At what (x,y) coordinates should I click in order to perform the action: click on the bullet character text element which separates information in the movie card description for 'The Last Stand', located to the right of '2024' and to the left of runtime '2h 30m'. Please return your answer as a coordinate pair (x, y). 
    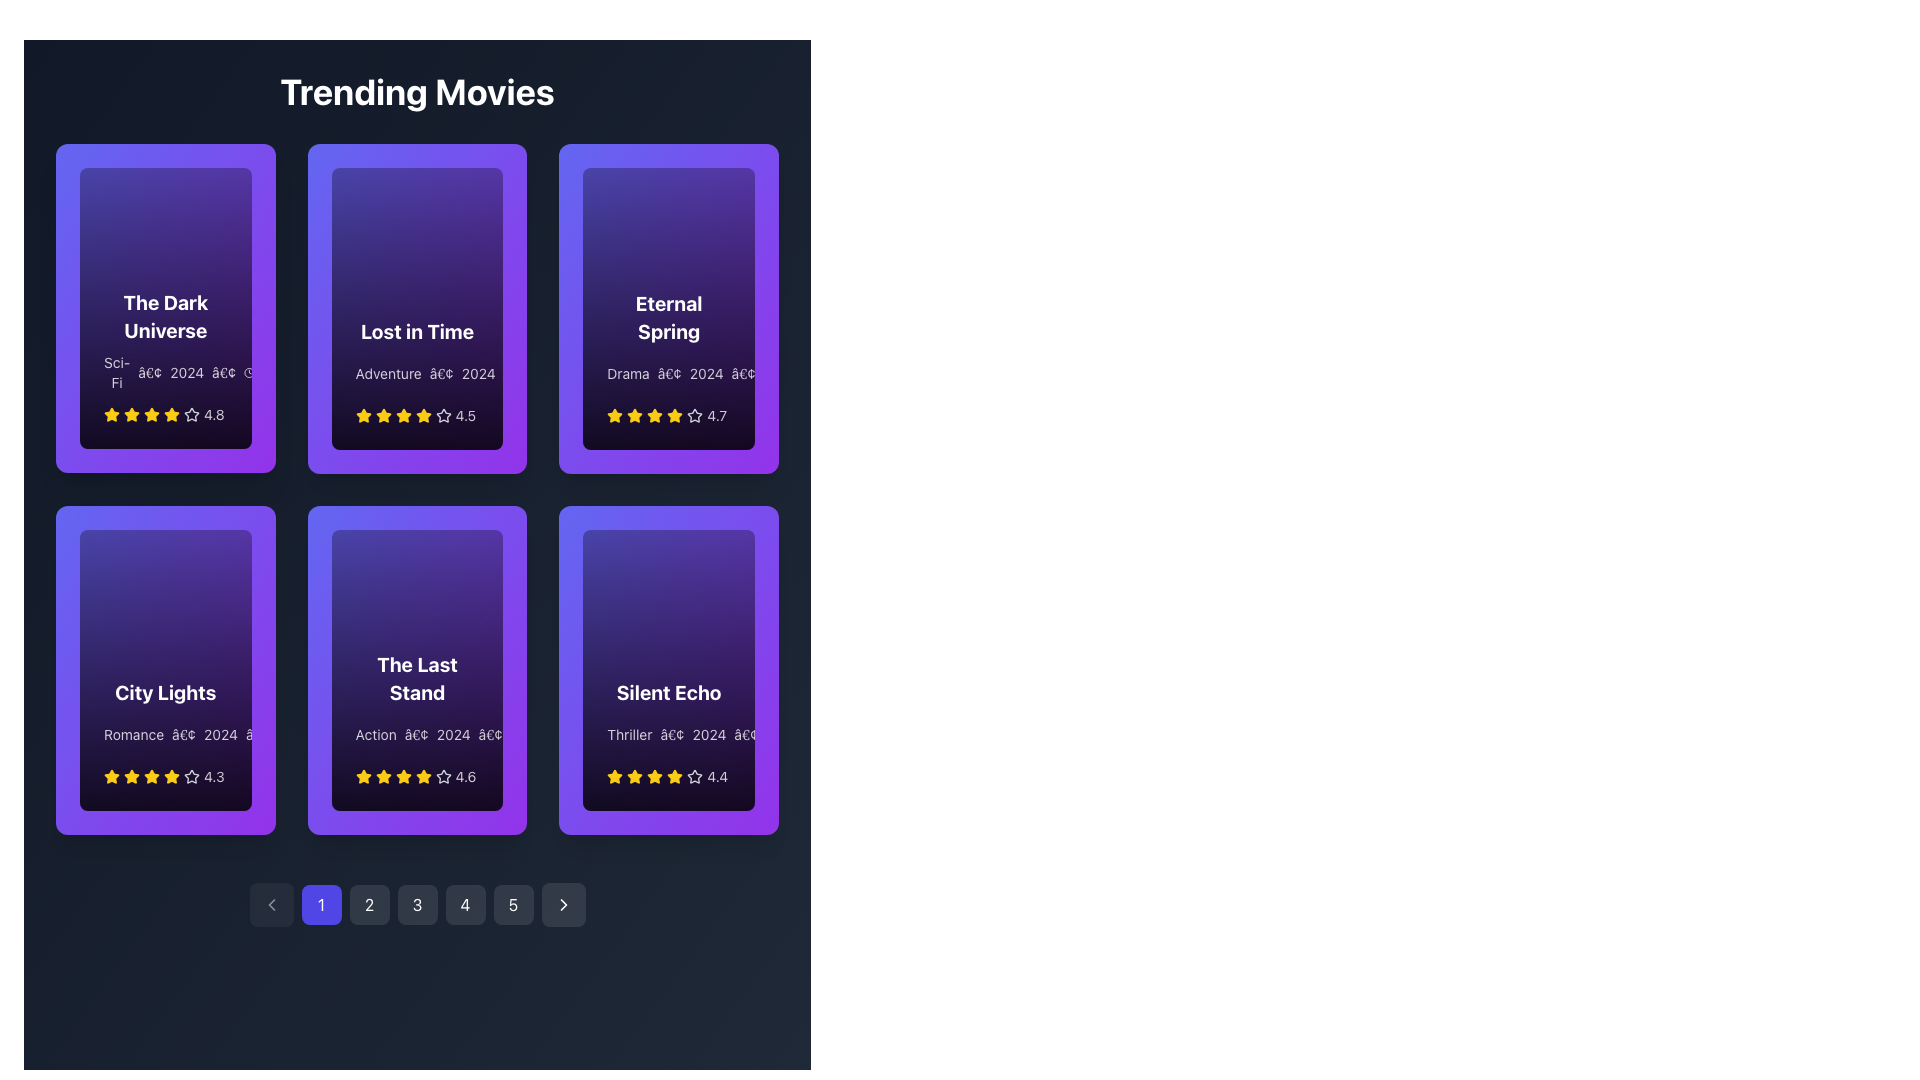
    Looking at the image, I should click on (490, 735).